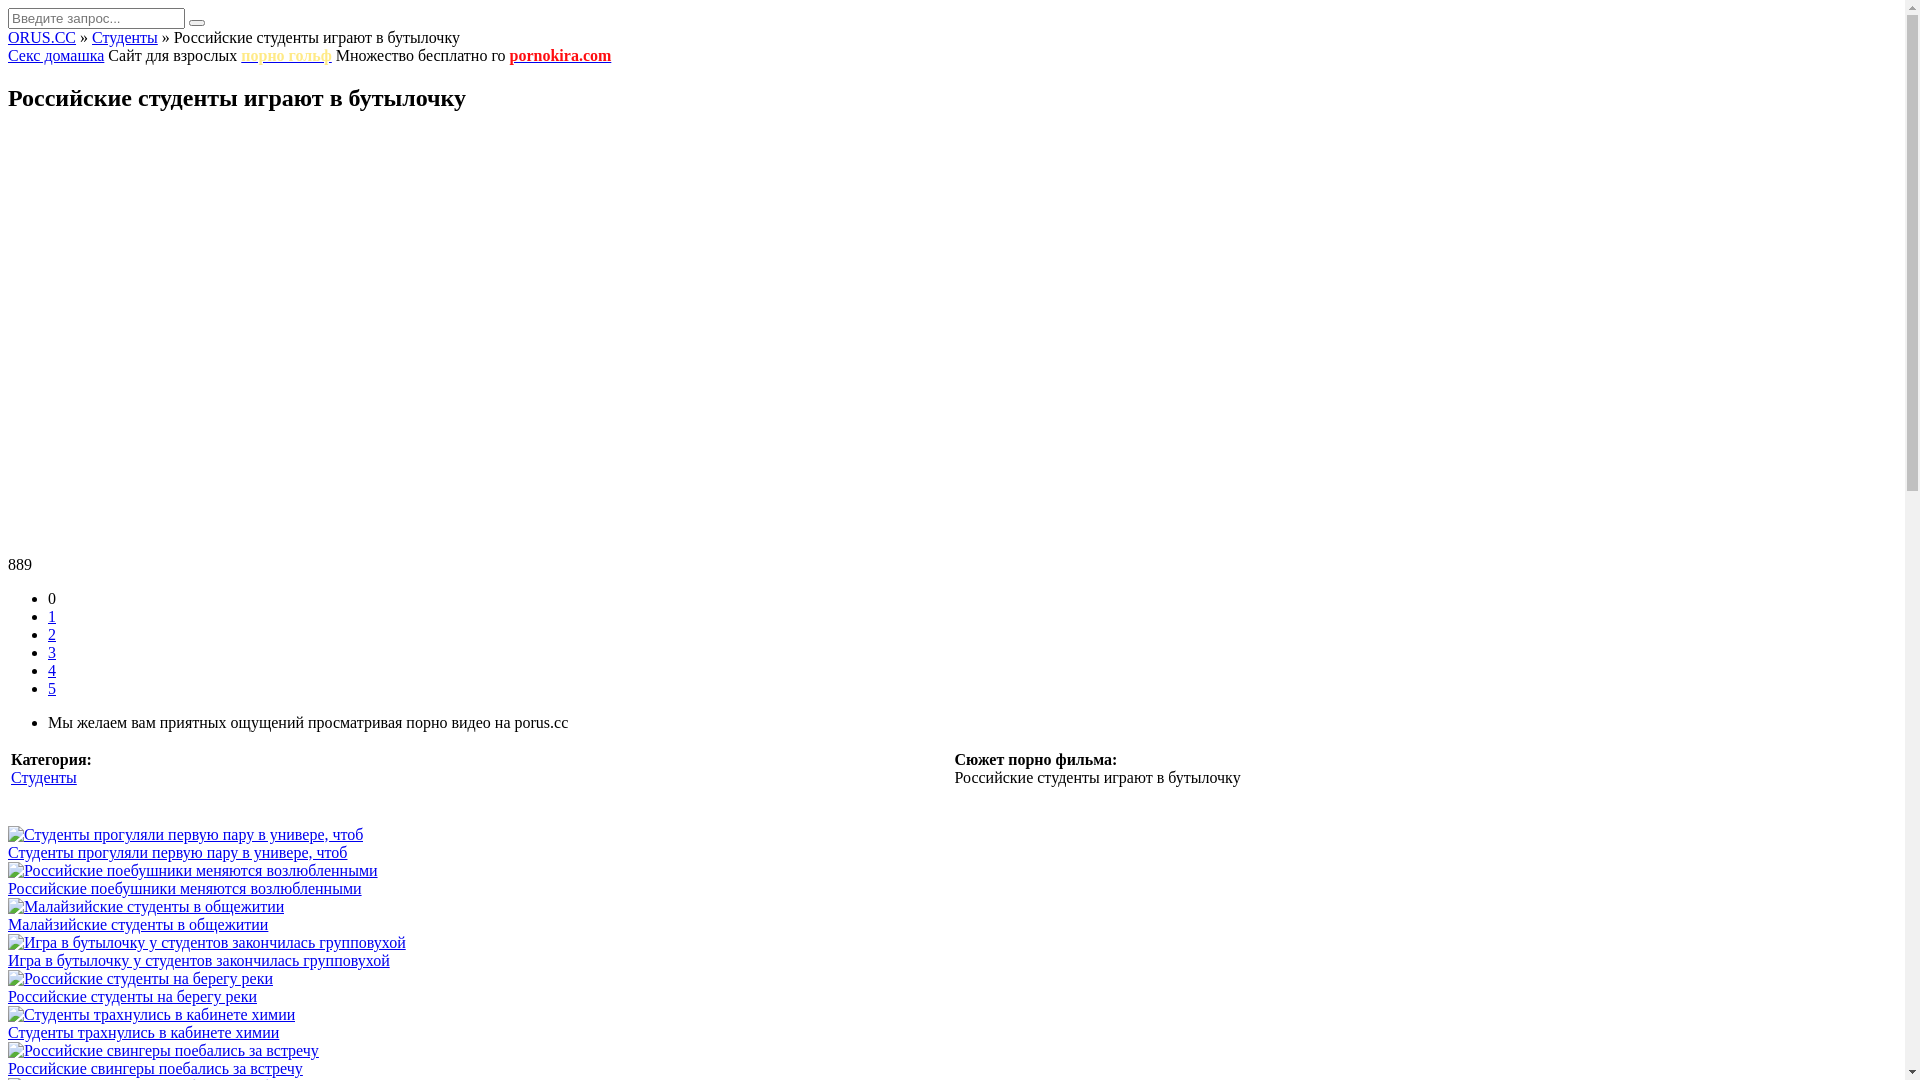 This screenshot has height=1080, width=1920. What do you see at coordinates (509, 54) in the screenshot?
I see `'pornokira.com'` at bounding box center [509, 54].